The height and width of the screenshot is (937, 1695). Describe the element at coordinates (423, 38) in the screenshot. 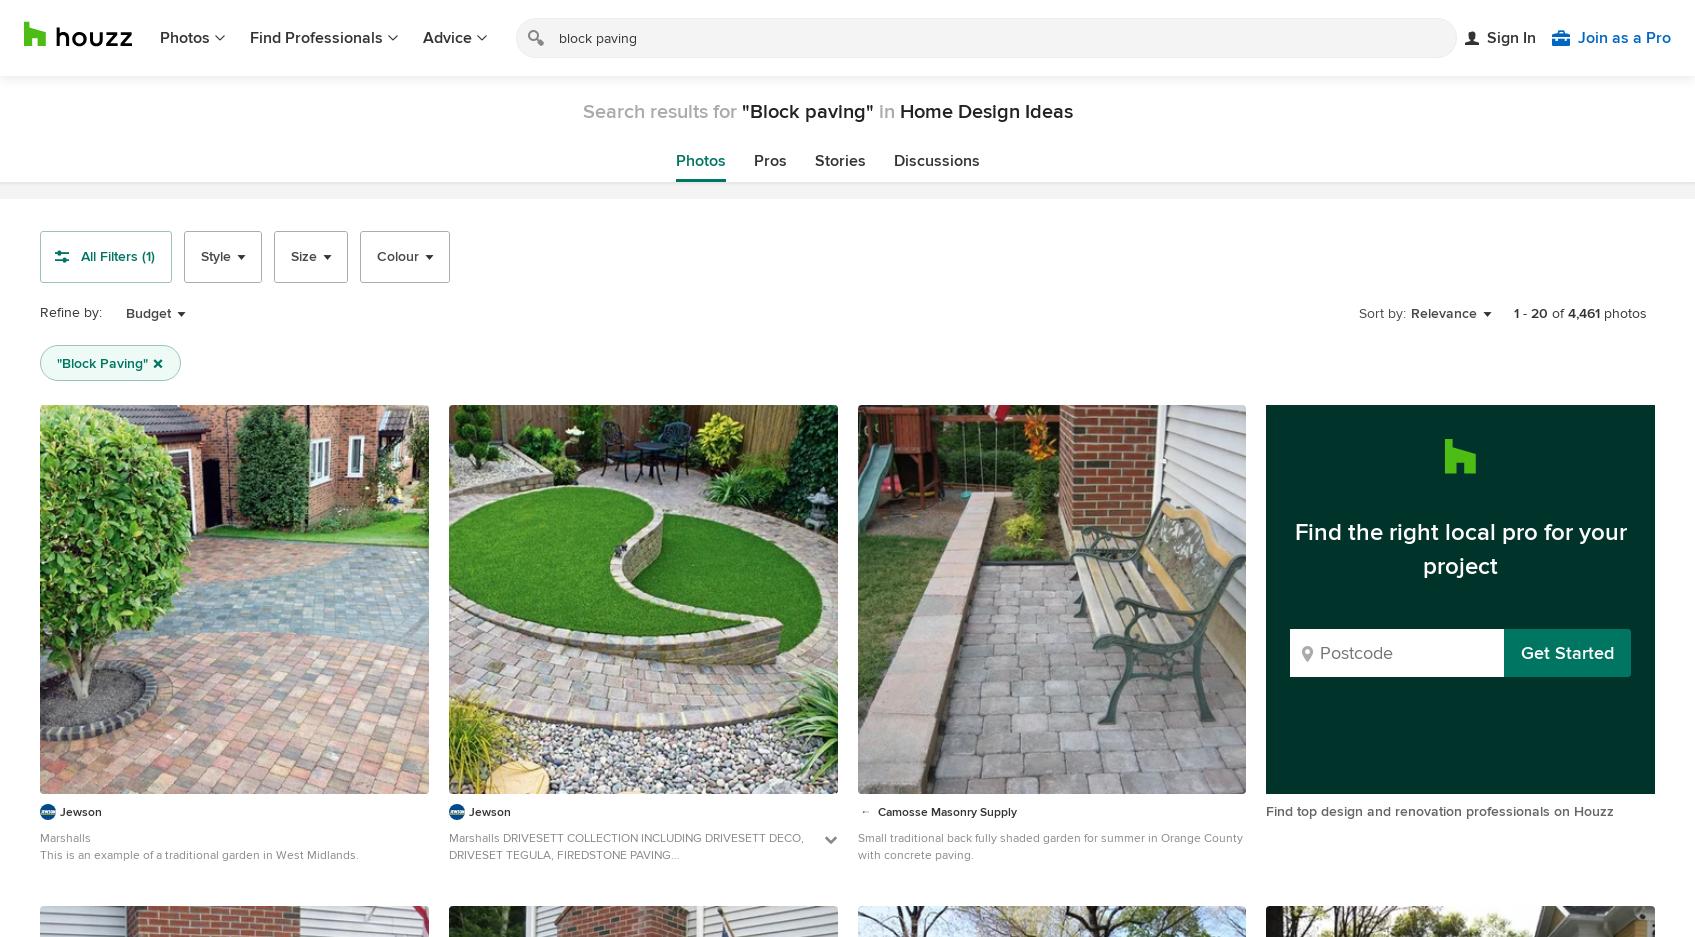

I see `'Advice'` at that location.